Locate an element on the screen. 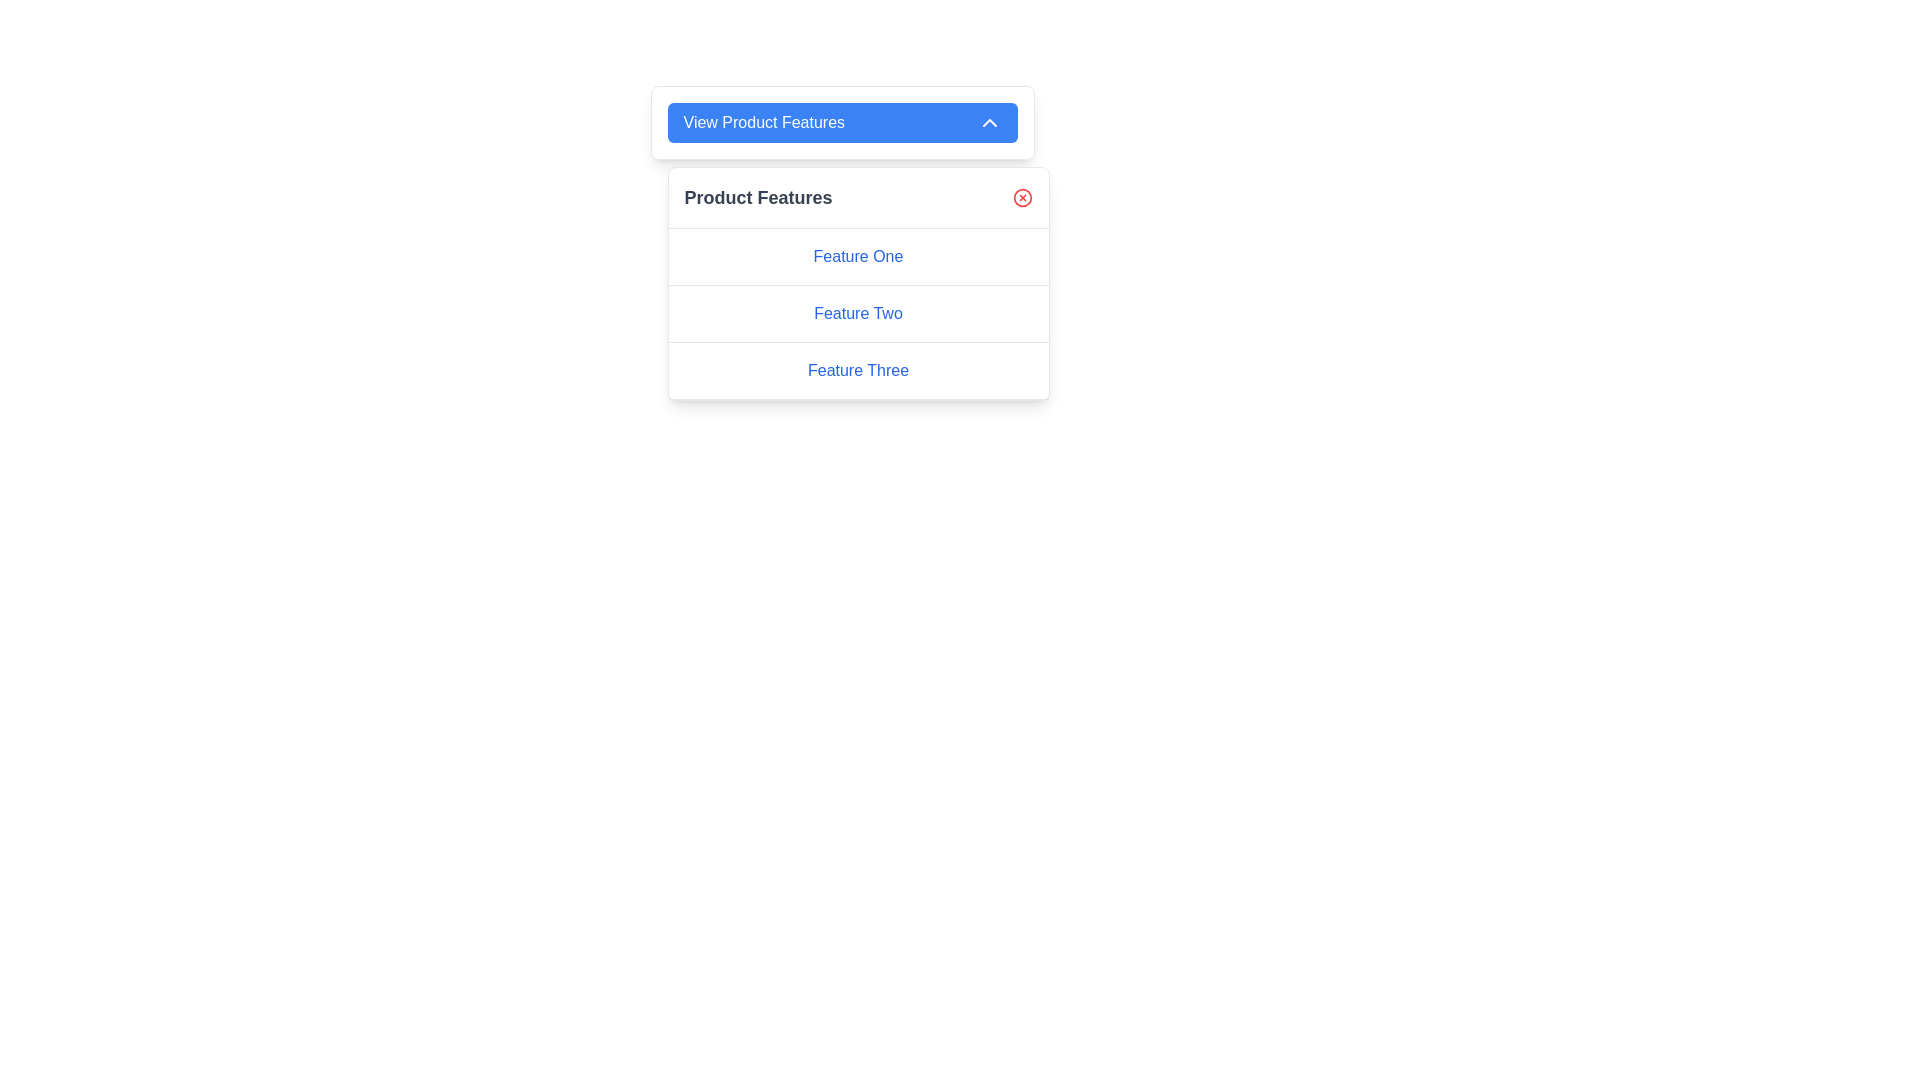 This screenshot has width=1920, height=1080. the close button, which is a circular SVG shape with a cross sign, located in the top-right corner of the 'Product Features' dropdown menu is located at coordinates (1022, 197).